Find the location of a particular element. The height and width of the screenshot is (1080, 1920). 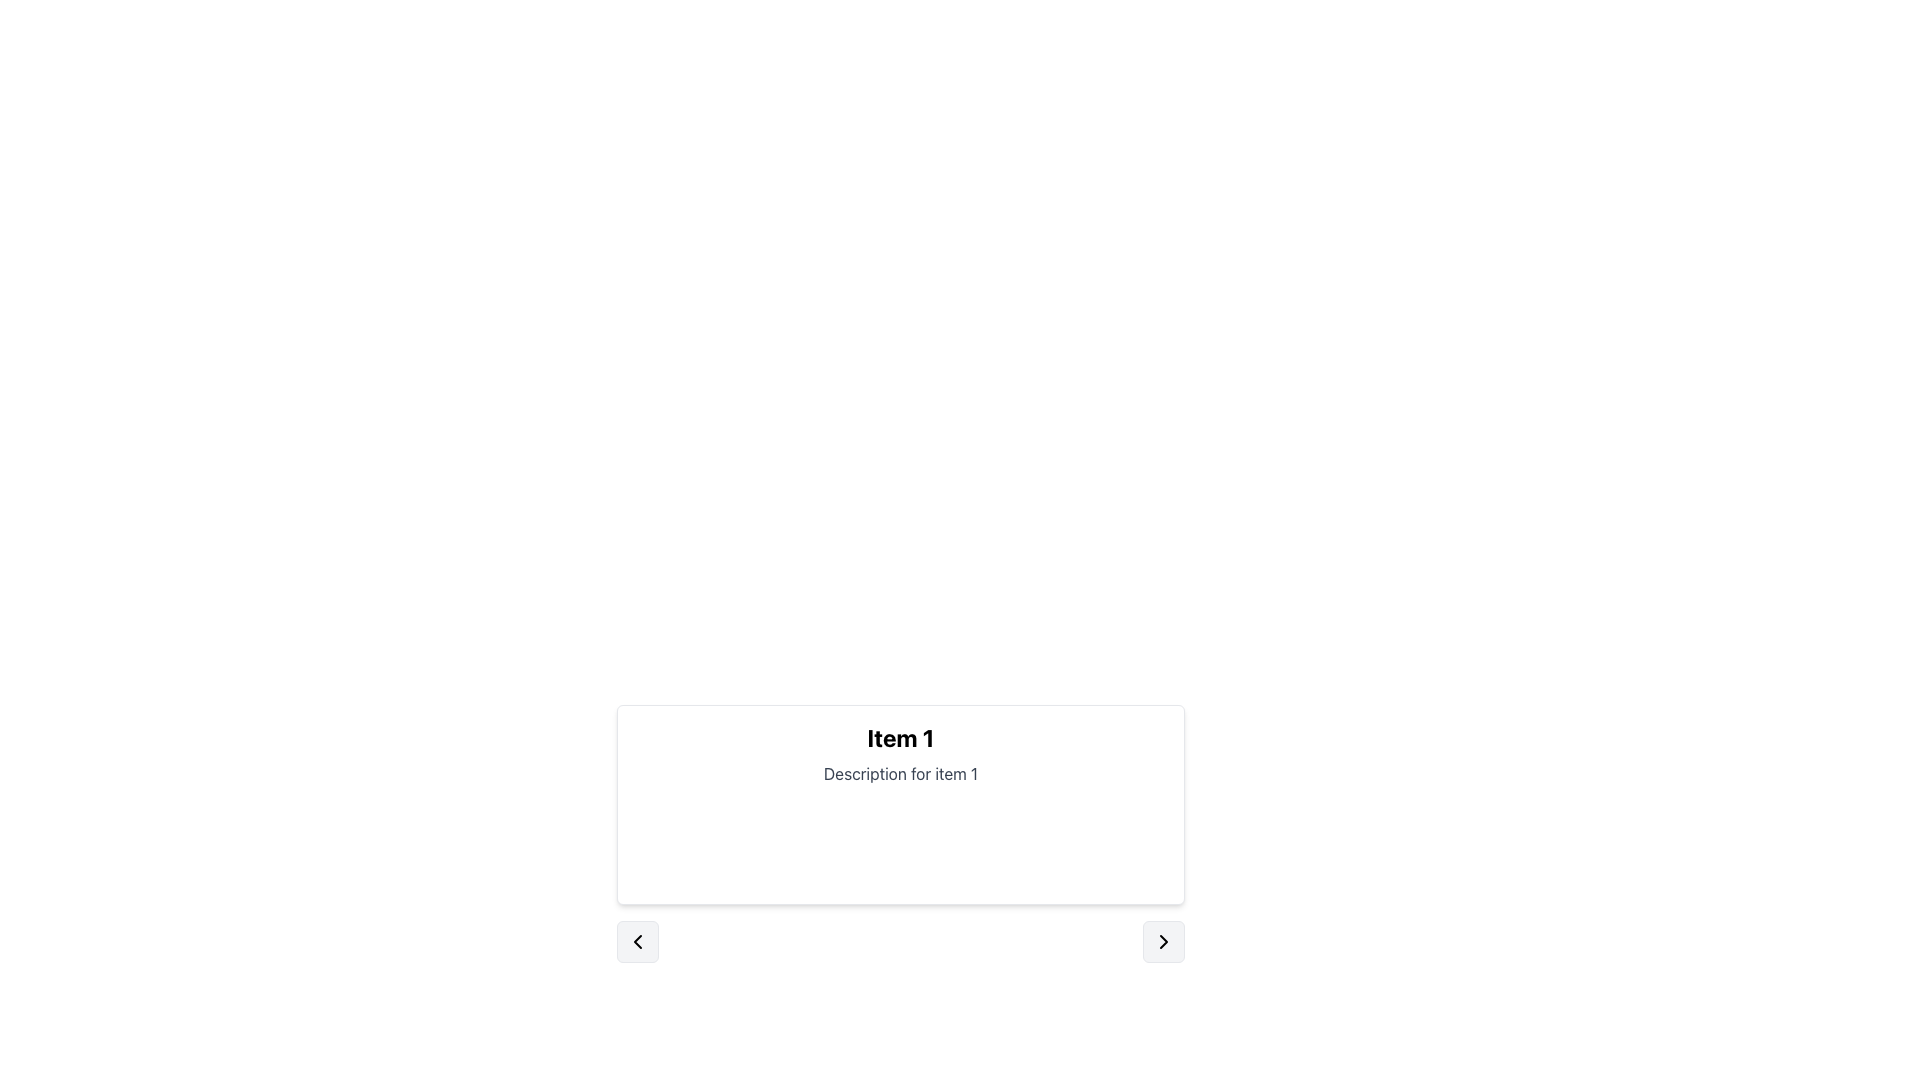

the rightward-pointing chevron button enclosed within a light gray rounded rectangular button to go to the next item is located at coordinates (1163, 941).